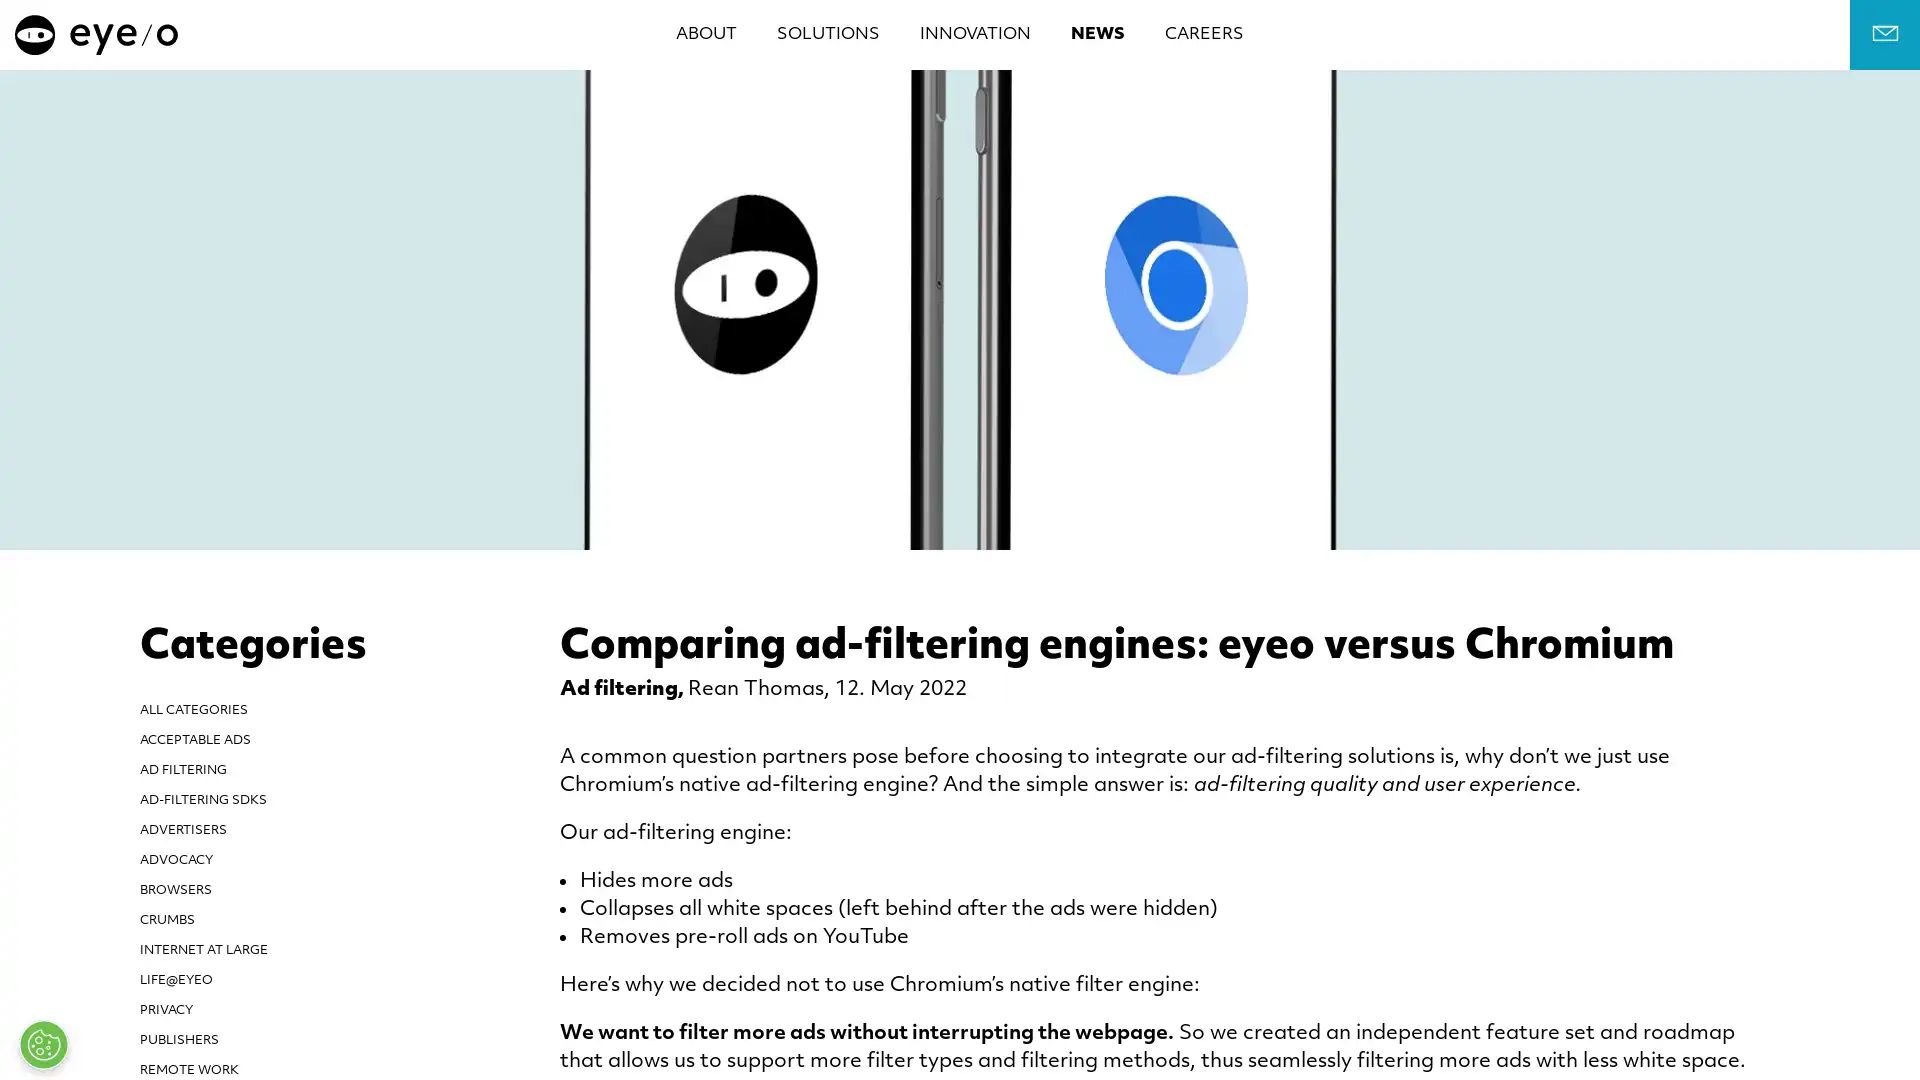 The image size is (1920, 1080). Describe the element at coordinates (43, 1044) in the screenshot. I see `Open Preferences` at that location.